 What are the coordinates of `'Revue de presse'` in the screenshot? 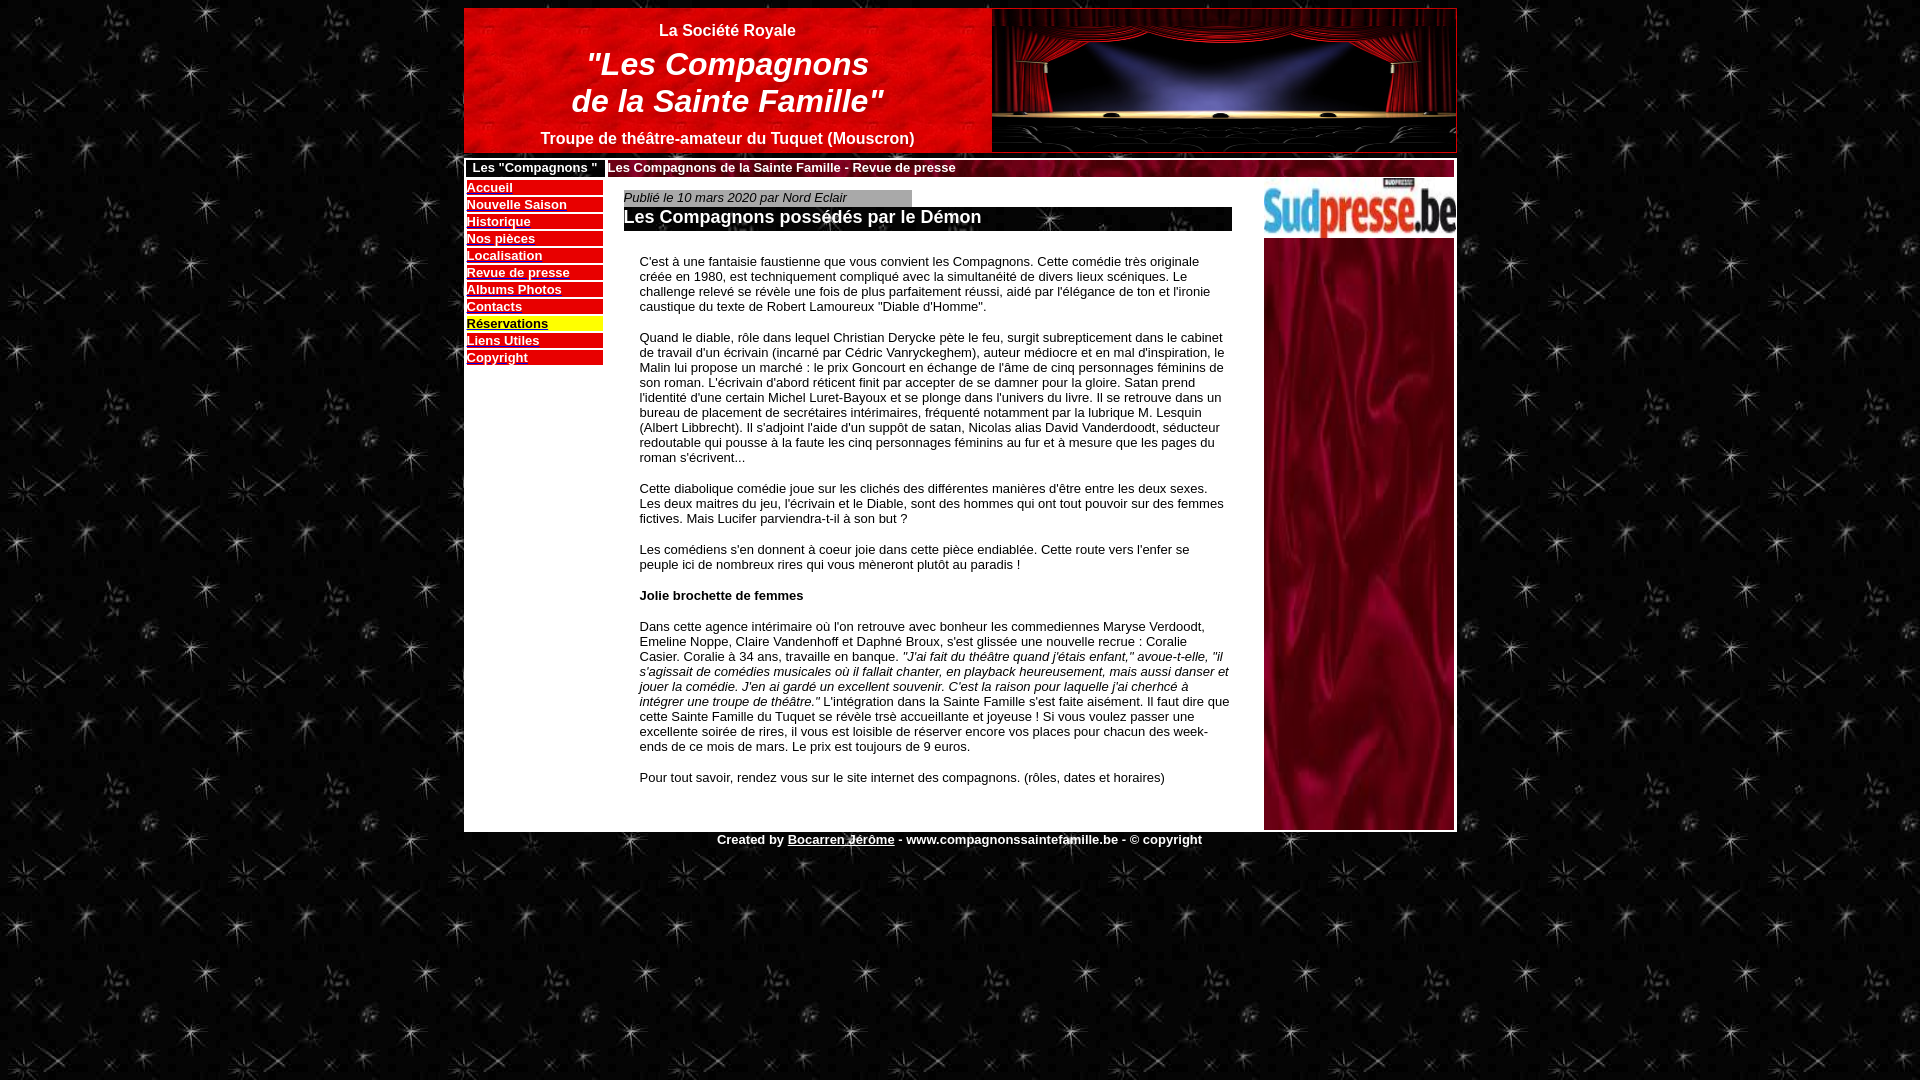 It's located at (517, 271).